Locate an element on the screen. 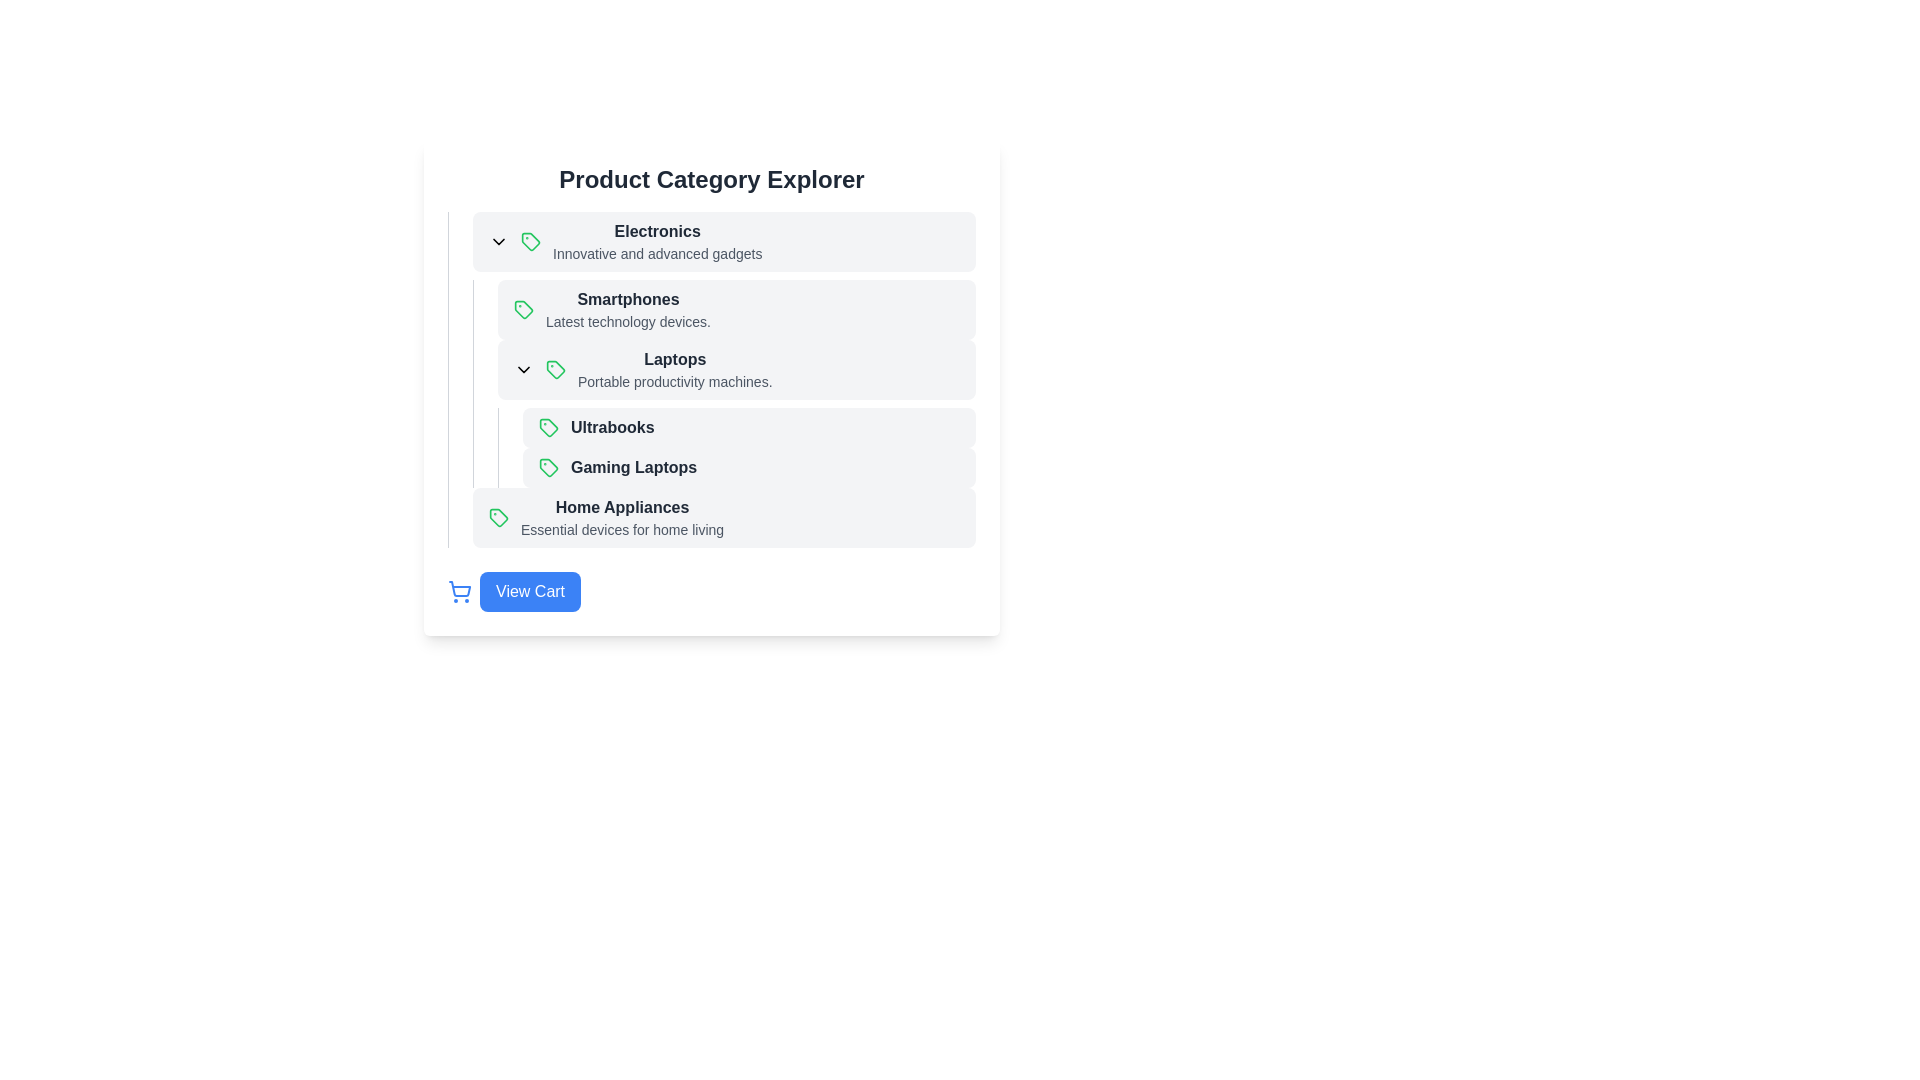 This screenshot has height=1080, width=1920. the 'Home Appliances' text label, which is styled with bold font and dark gray color, located under the 'Product Category Explorer' section, following 'Gaming Laptops' is located at coordinates (621, 507).